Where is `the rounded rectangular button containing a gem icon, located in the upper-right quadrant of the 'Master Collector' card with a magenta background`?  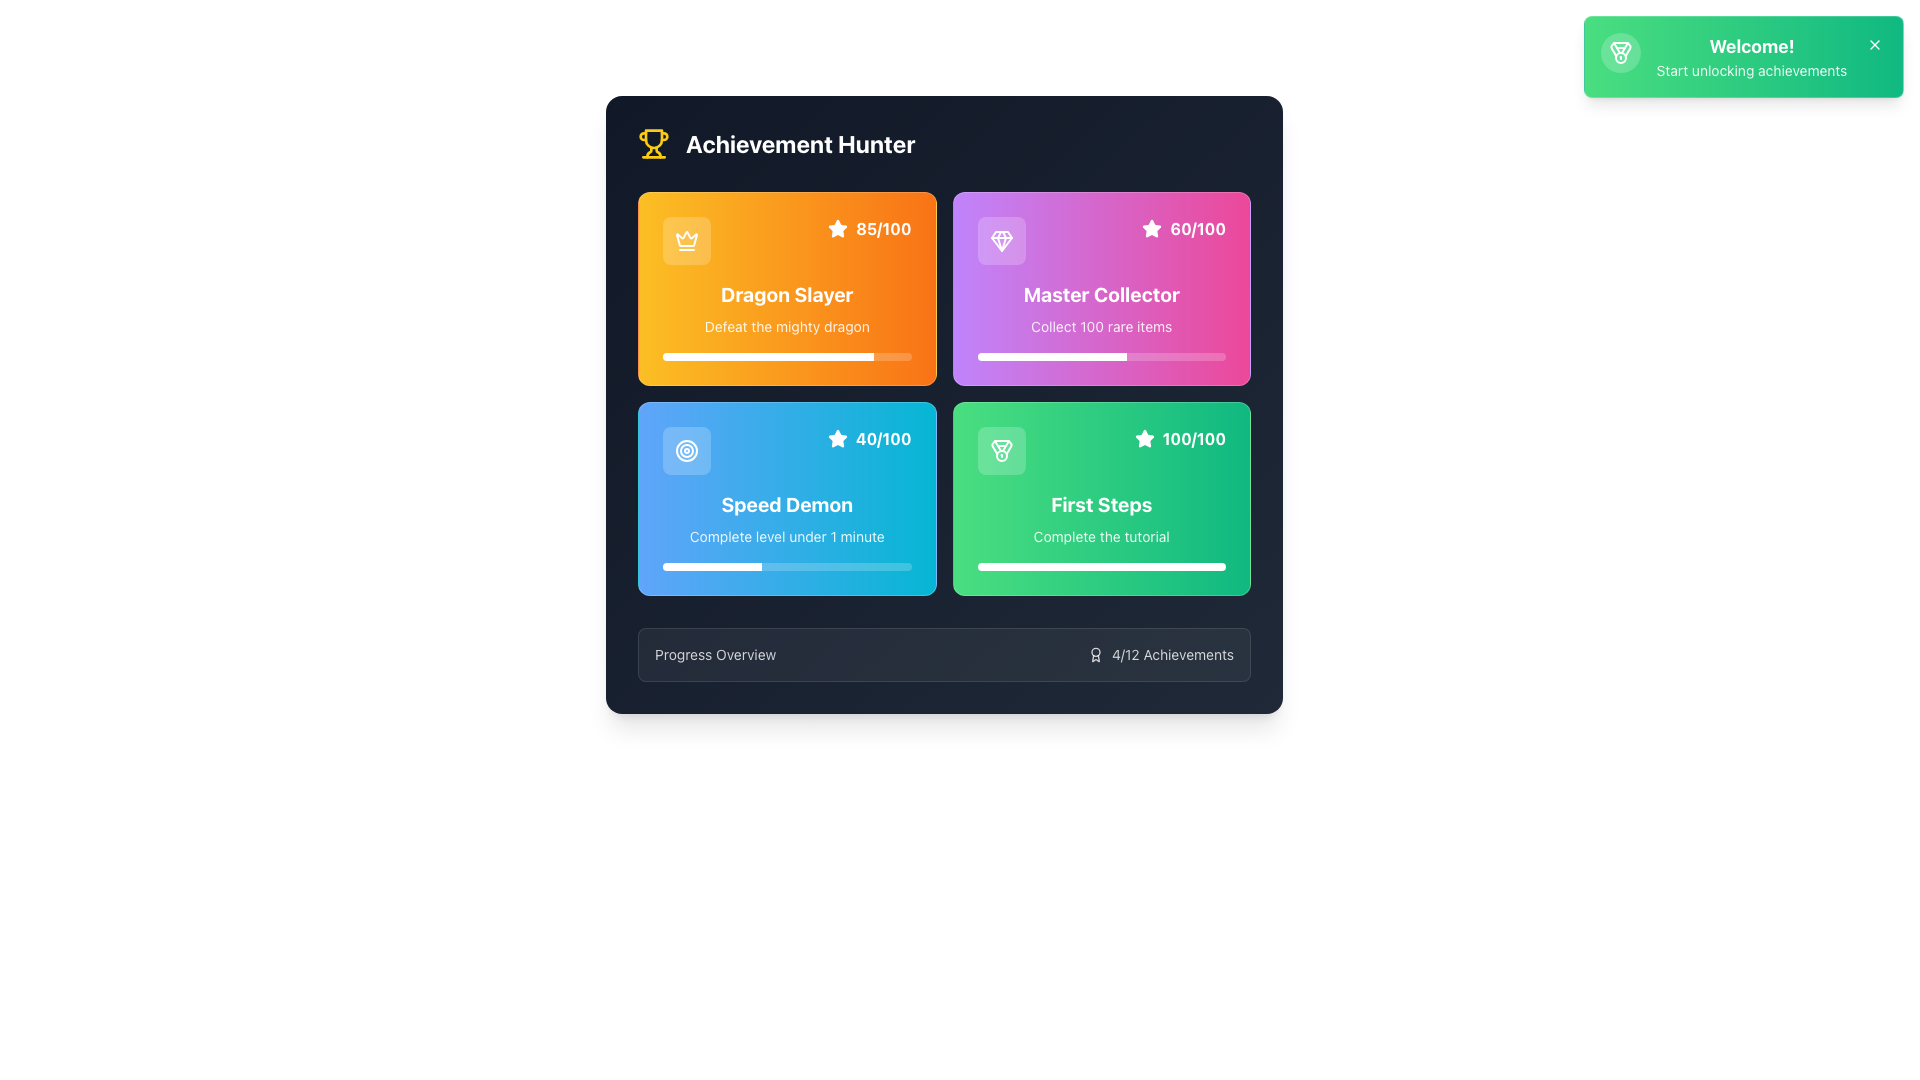
the rounded rectangular button containing a gem icon, located in the upper-right quadrant of the 'Master Collector' card with a magenta background is located at coordinates (1001, 239).